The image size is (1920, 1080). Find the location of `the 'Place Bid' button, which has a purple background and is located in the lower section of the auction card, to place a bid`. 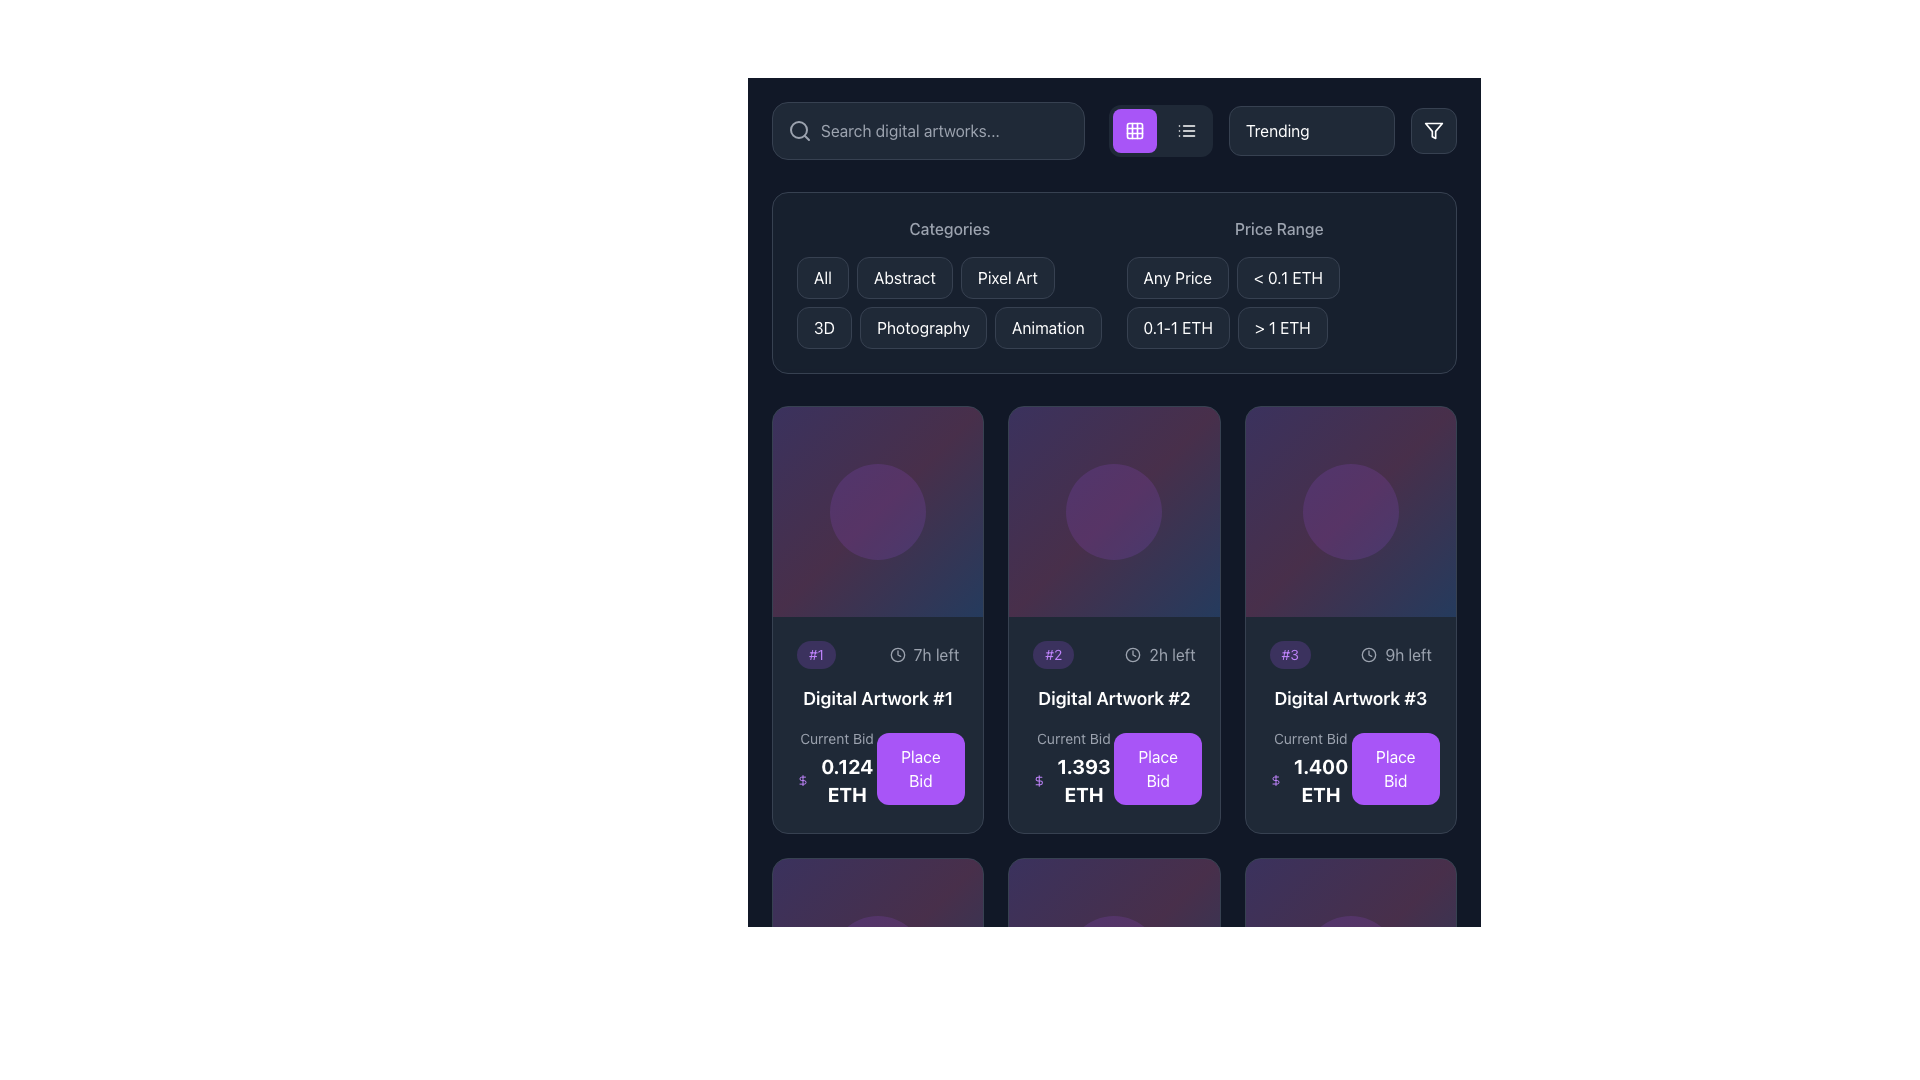

the 'Place Bid' button, which has a purple background and is located in the lower section of the auction card, to place a bid is located at coordinates (919, 768).